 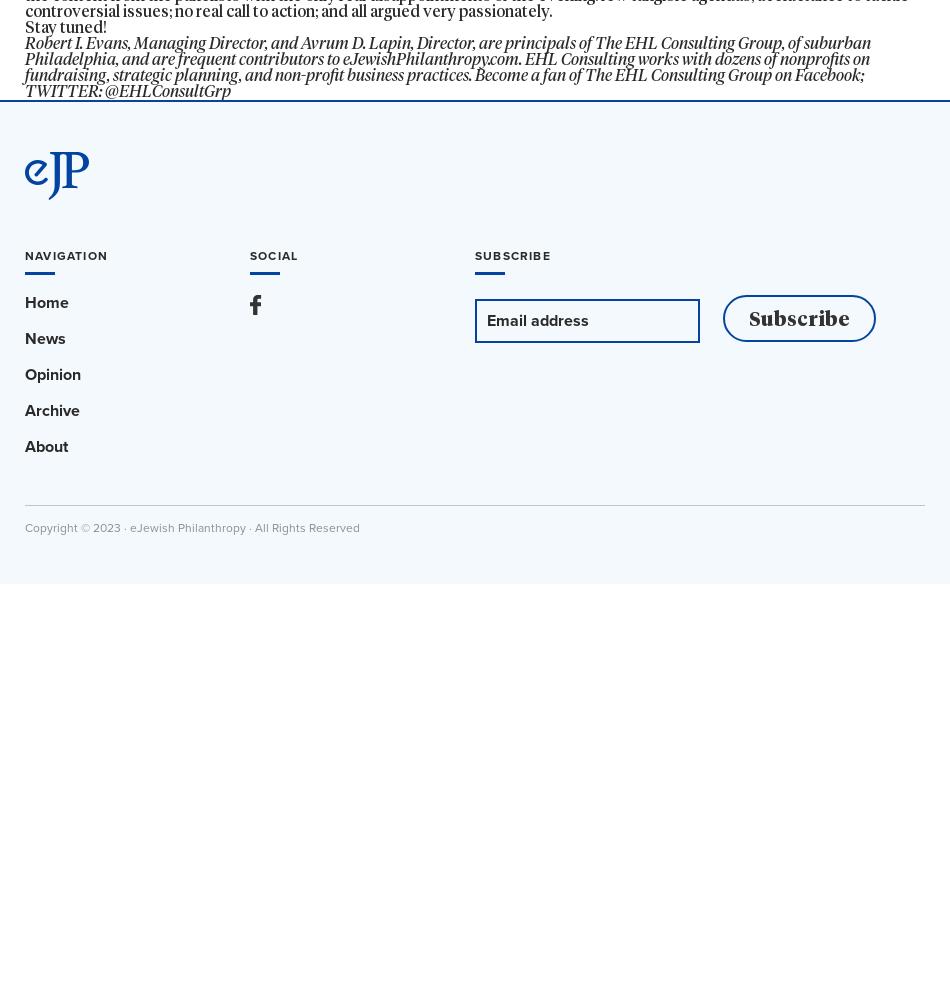 I want to click on 'News', so click(x=45, y=337).